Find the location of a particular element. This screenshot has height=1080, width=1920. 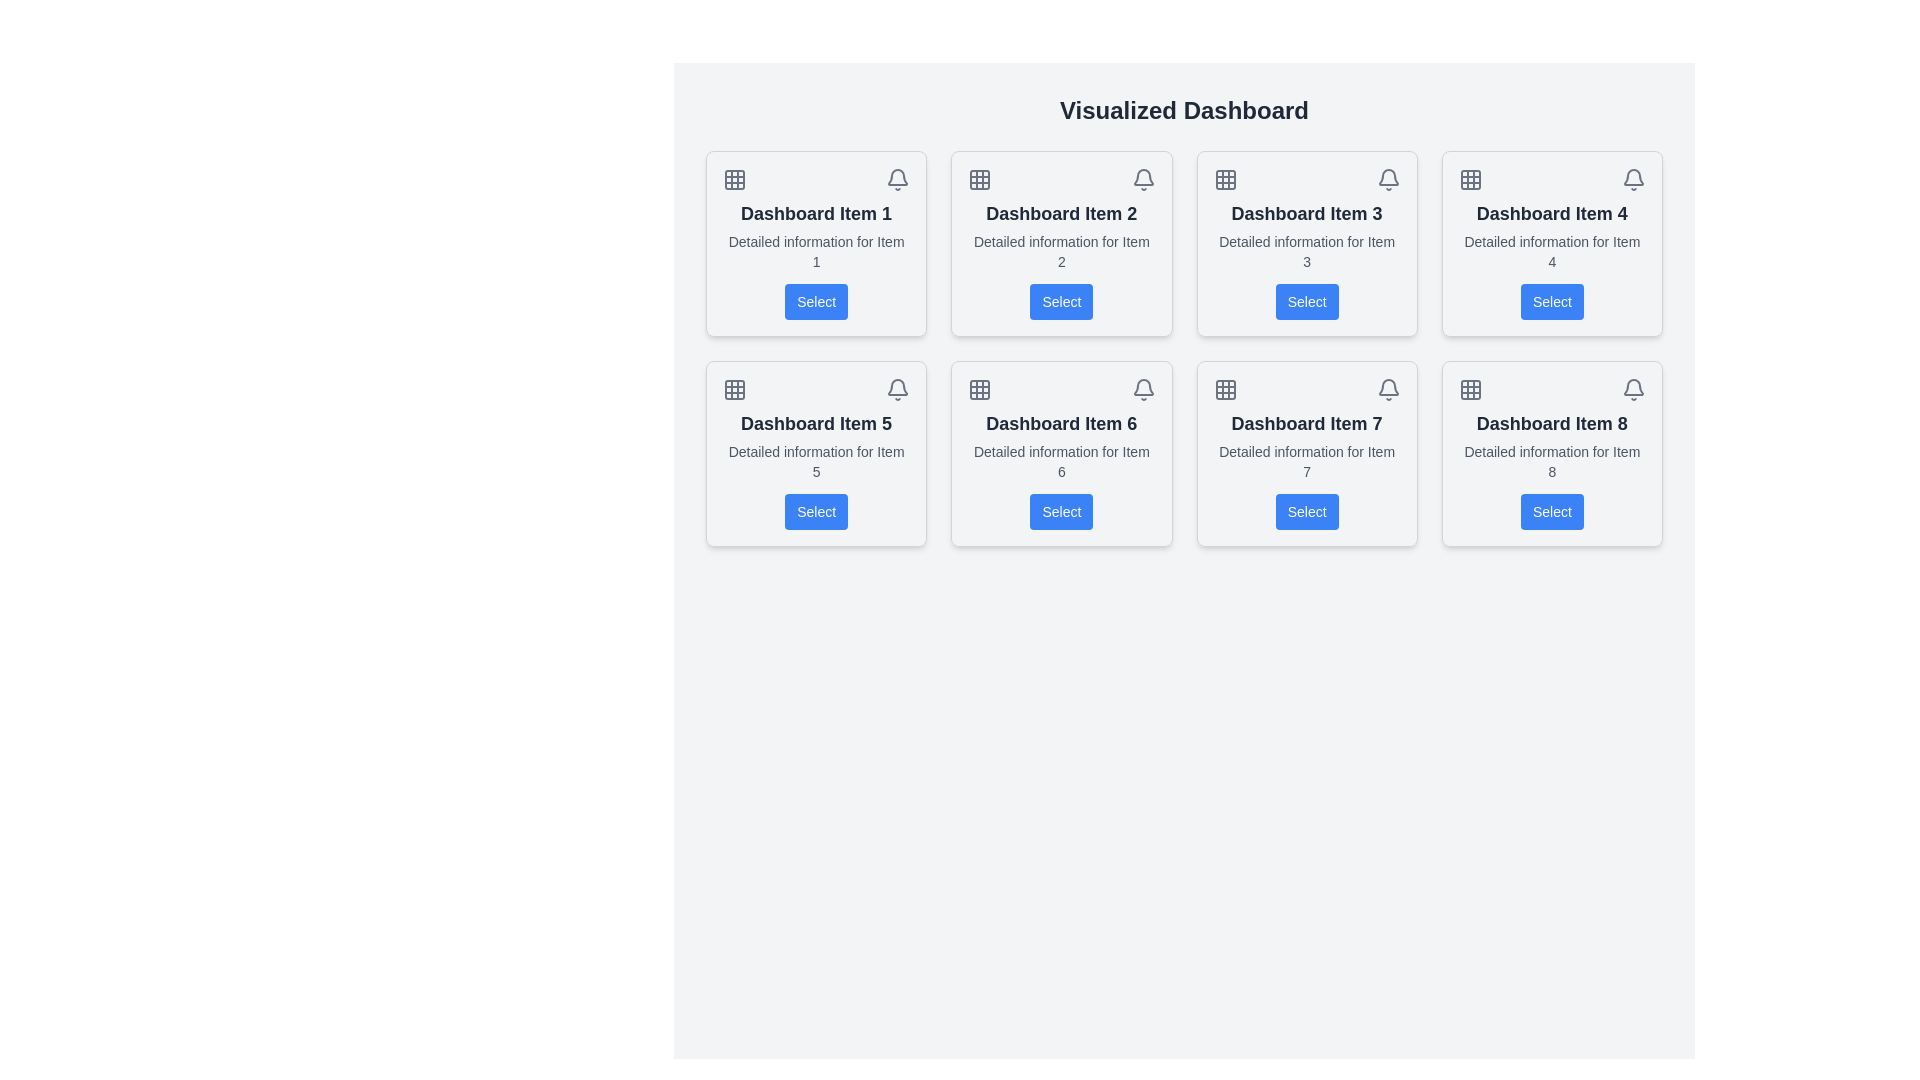

the small square grid icon with rounded corners, highlighted in red, located at the top-left corner of the card labeled 'Dashboard Item 2' is located at coordinates (980, 180).